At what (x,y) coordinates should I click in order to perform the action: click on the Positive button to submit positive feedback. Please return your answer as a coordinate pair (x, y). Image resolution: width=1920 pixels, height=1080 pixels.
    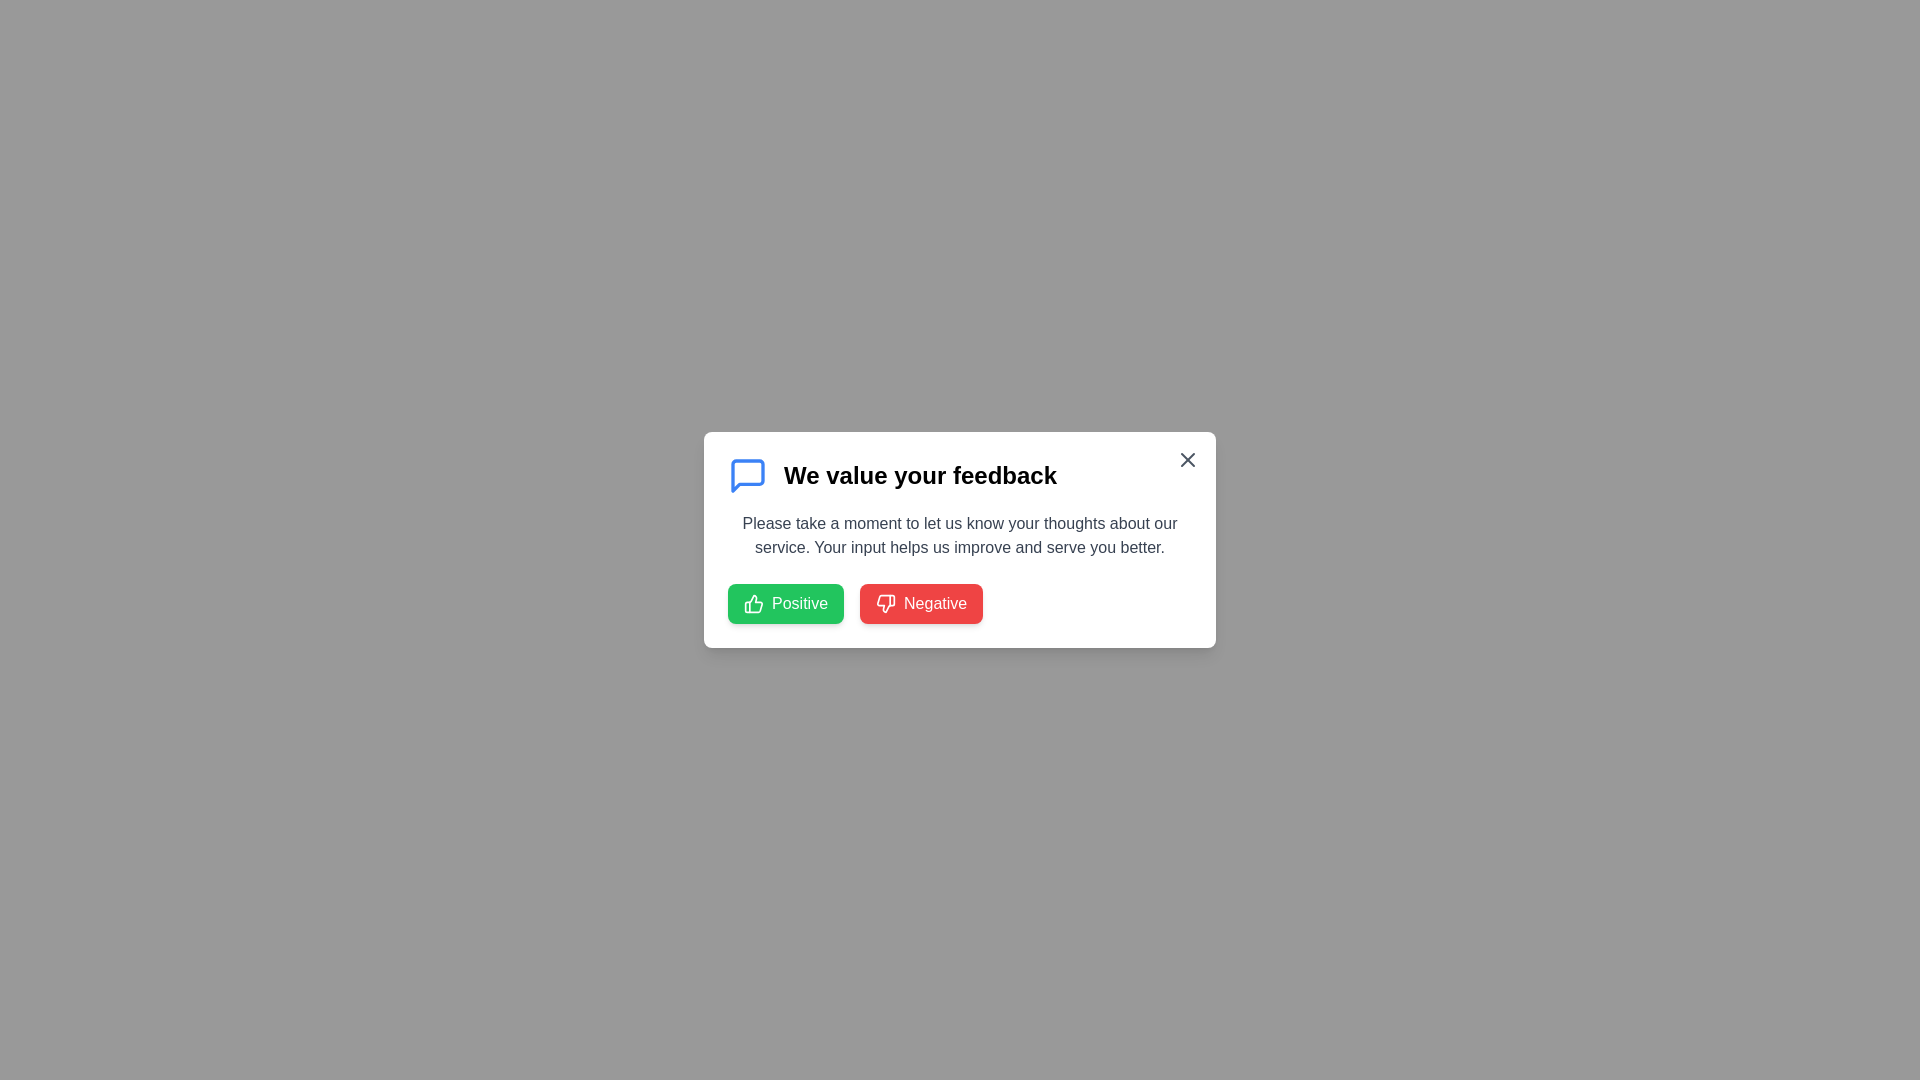
    Looking at the image, I should click on (785, 603).